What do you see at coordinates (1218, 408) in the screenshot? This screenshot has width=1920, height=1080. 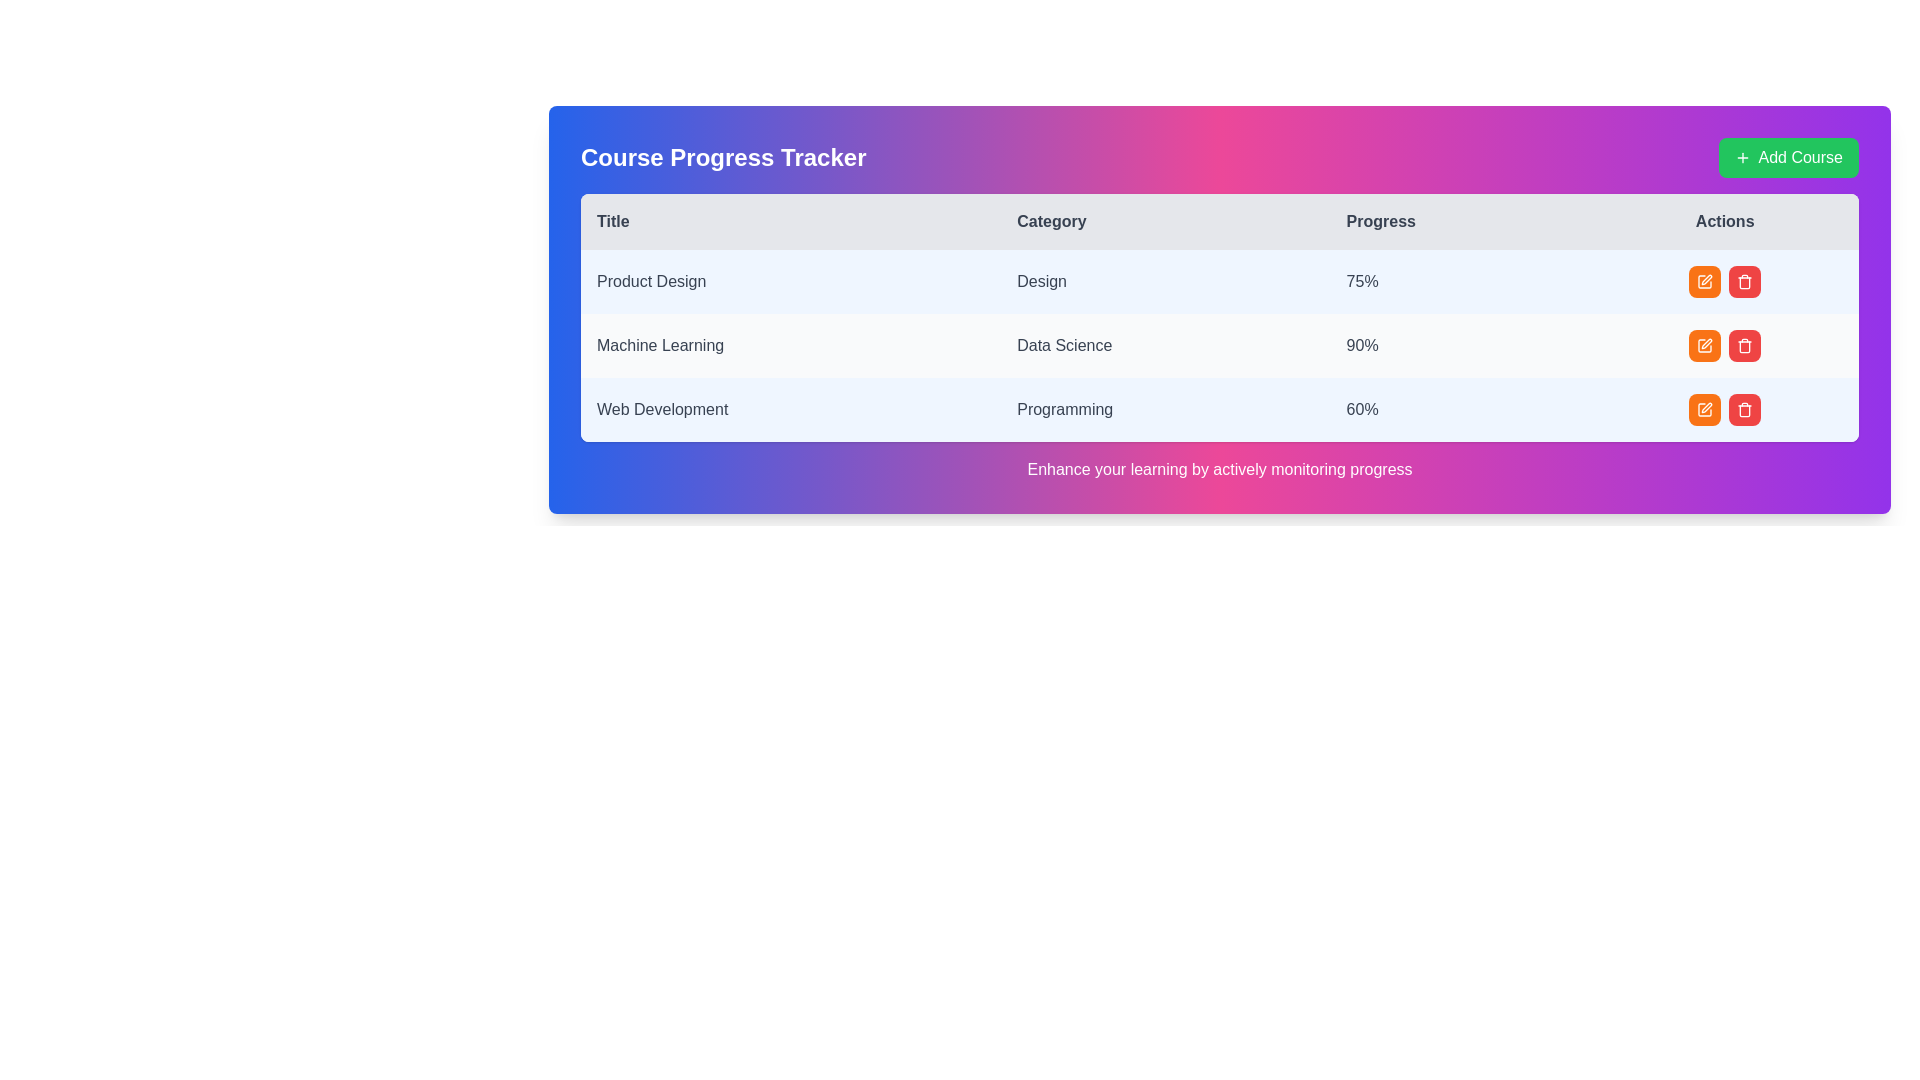 I see `contents of the third row in the course table, which includes the title, category, and progress percentage` at bounding box center [1218, 408].